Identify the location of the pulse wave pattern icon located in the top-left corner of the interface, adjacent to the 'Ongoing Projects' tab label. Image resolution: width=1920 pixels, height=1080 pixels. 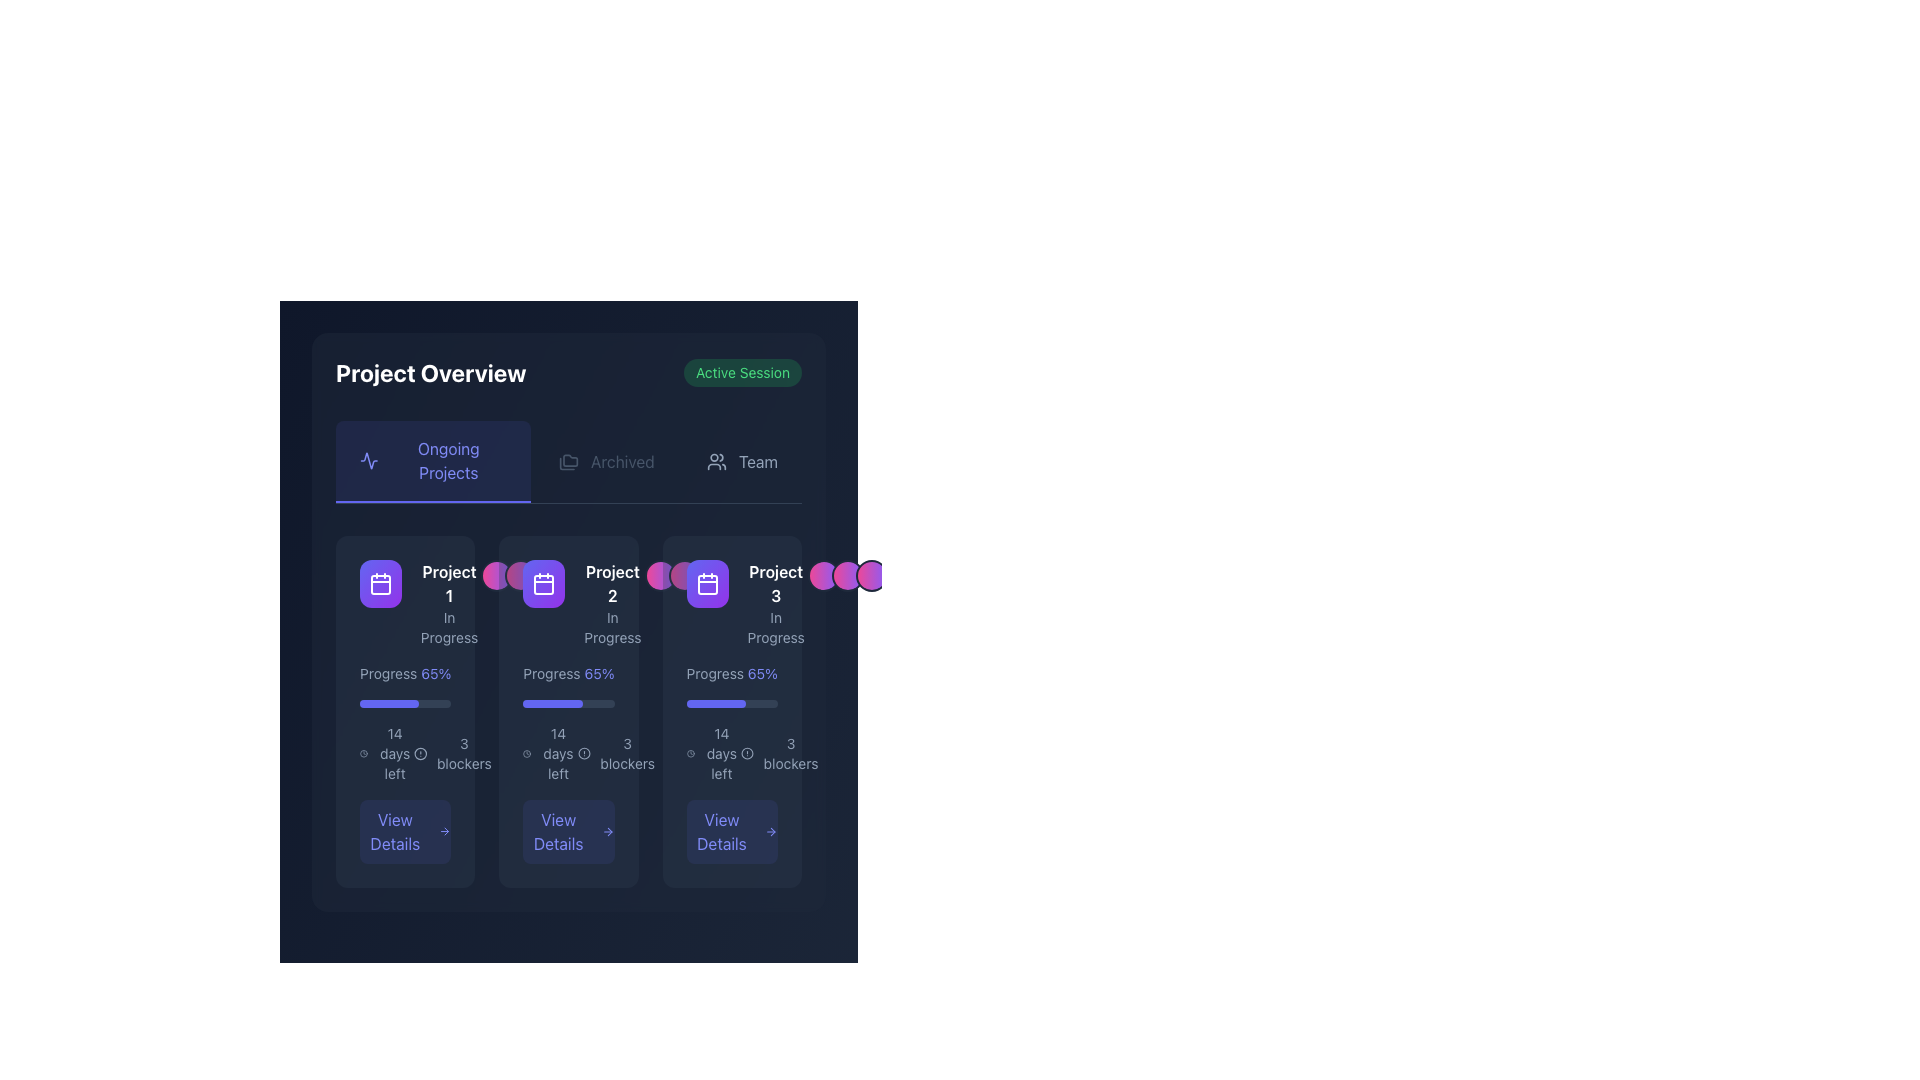
(369, 461).